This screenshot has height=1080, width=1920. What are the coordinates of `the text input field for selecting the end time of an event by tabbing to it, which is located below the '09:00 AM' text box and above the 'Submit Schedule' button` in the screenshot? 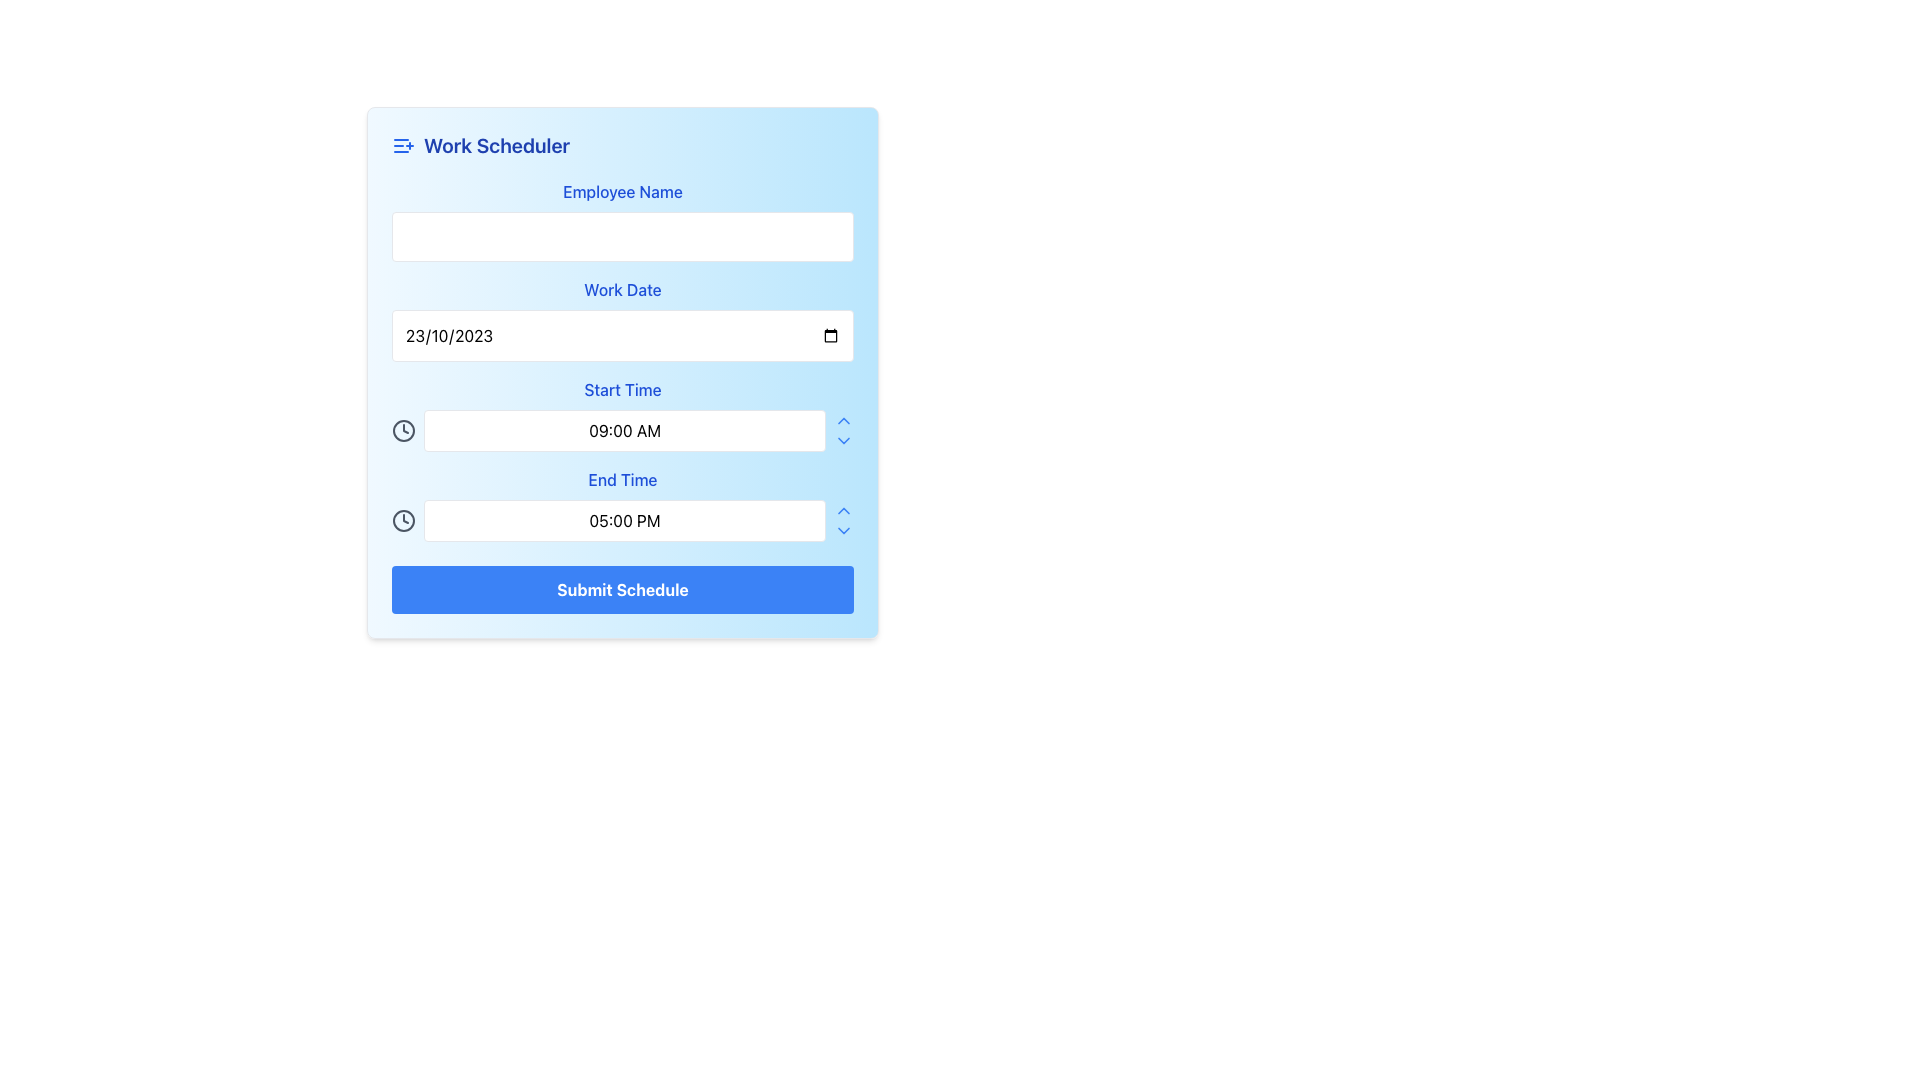 It's located at (623, 519).